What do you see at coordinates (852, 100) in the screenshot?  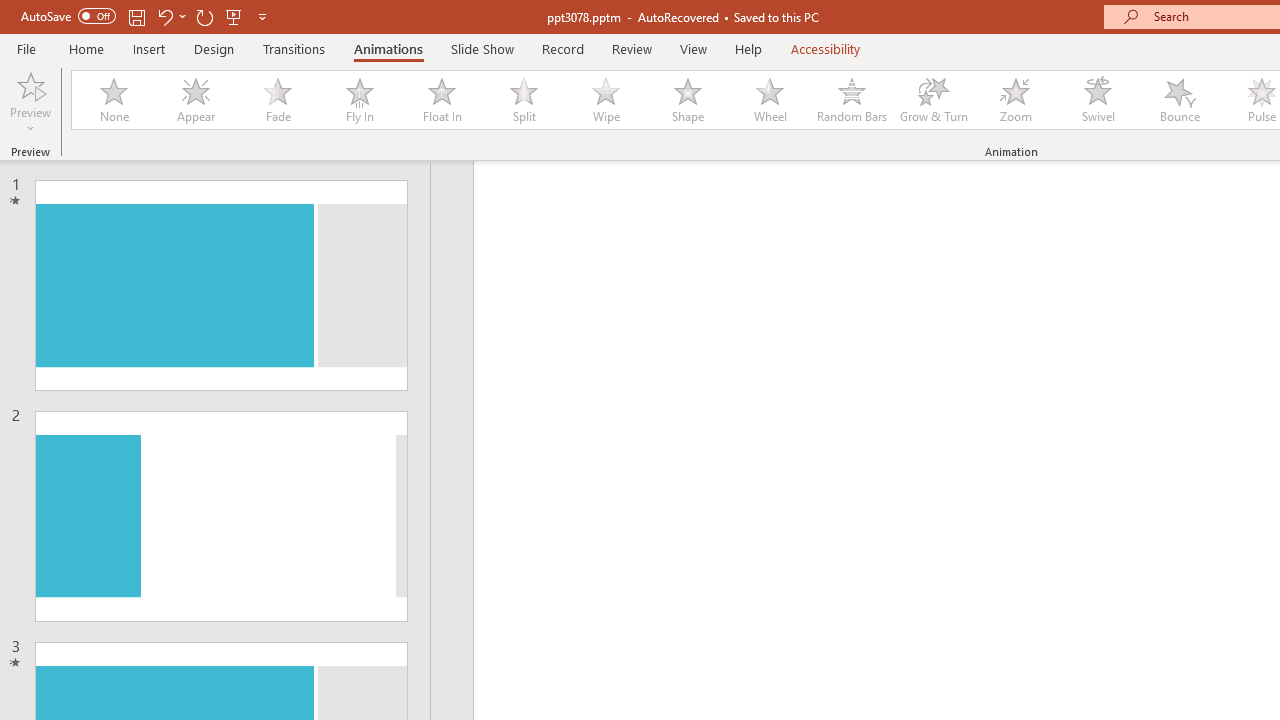 I see `'Random Bars'` at bounding box center [852, 100].